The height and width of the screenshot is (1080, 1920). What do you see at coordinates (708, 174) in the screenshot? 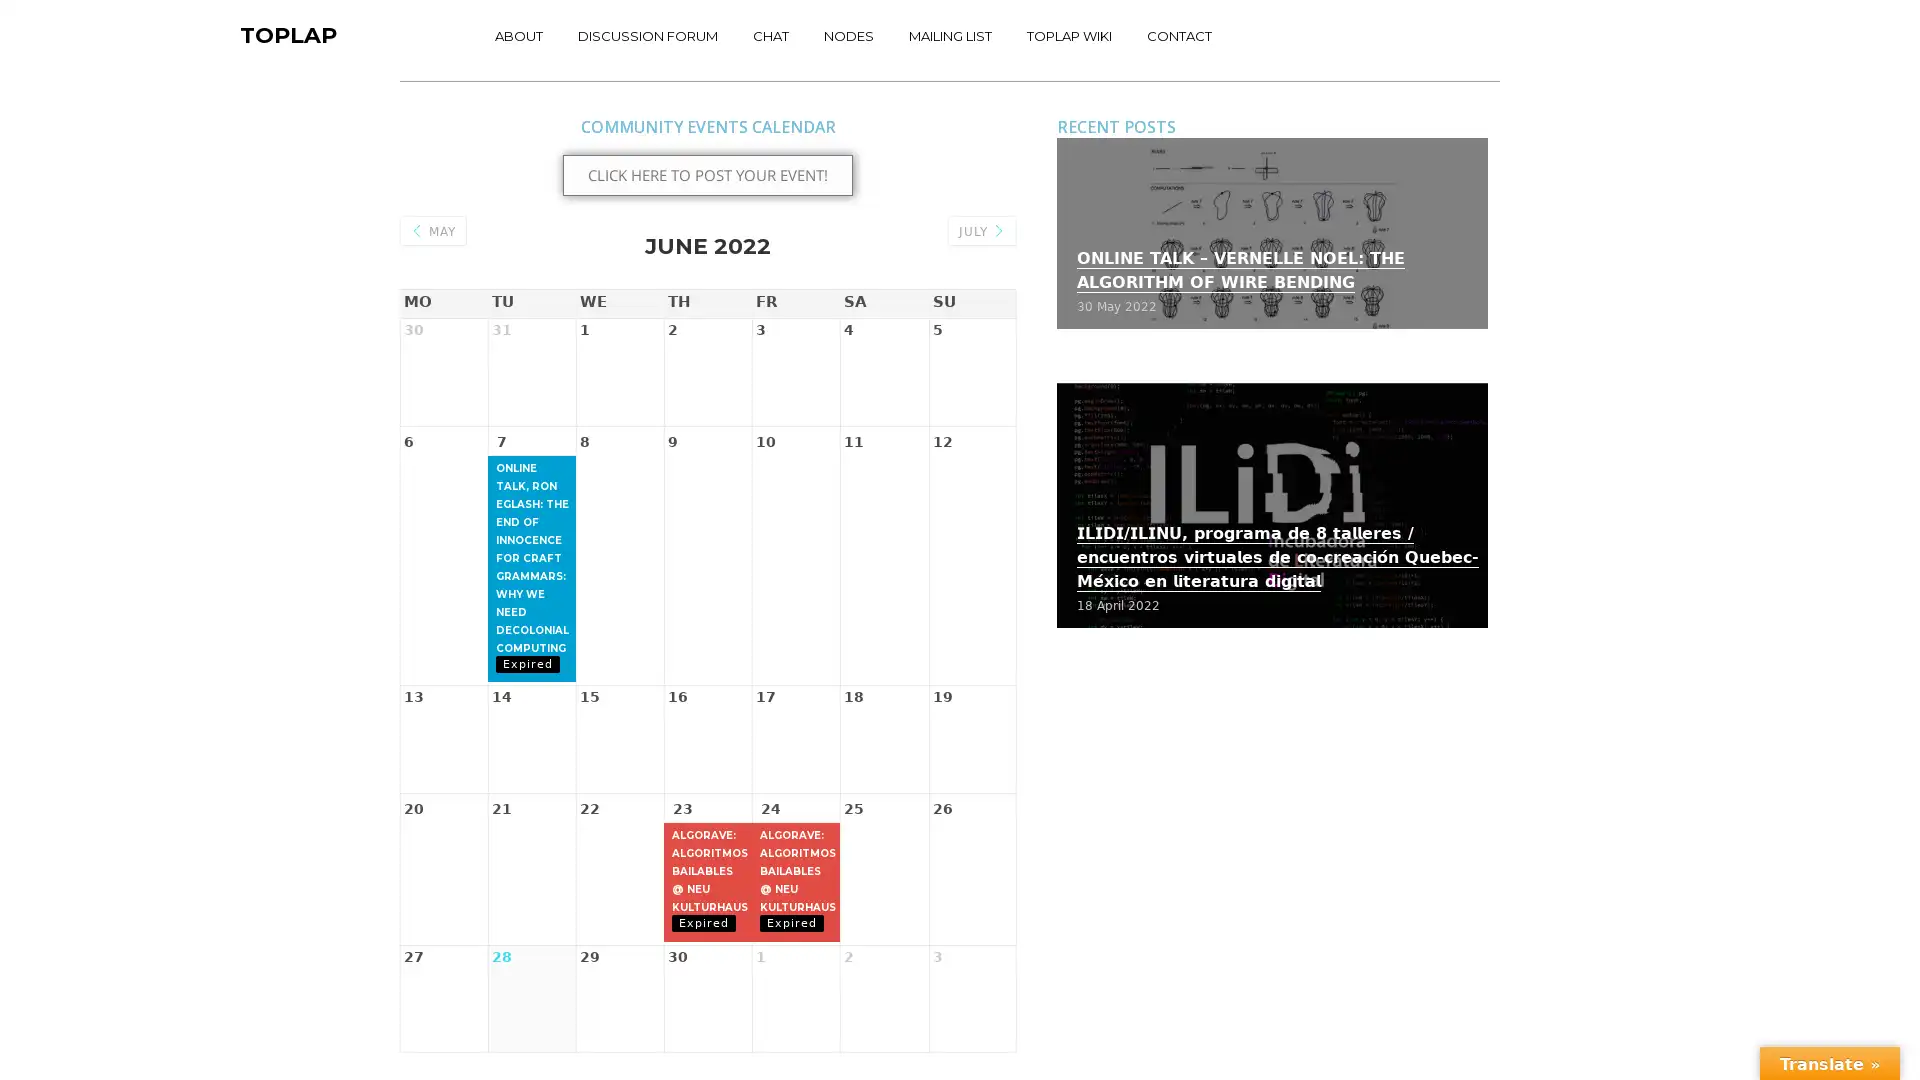
I see `CLICK HERE TO POST YOUR EVENT!` at bounding box center [708, 174].